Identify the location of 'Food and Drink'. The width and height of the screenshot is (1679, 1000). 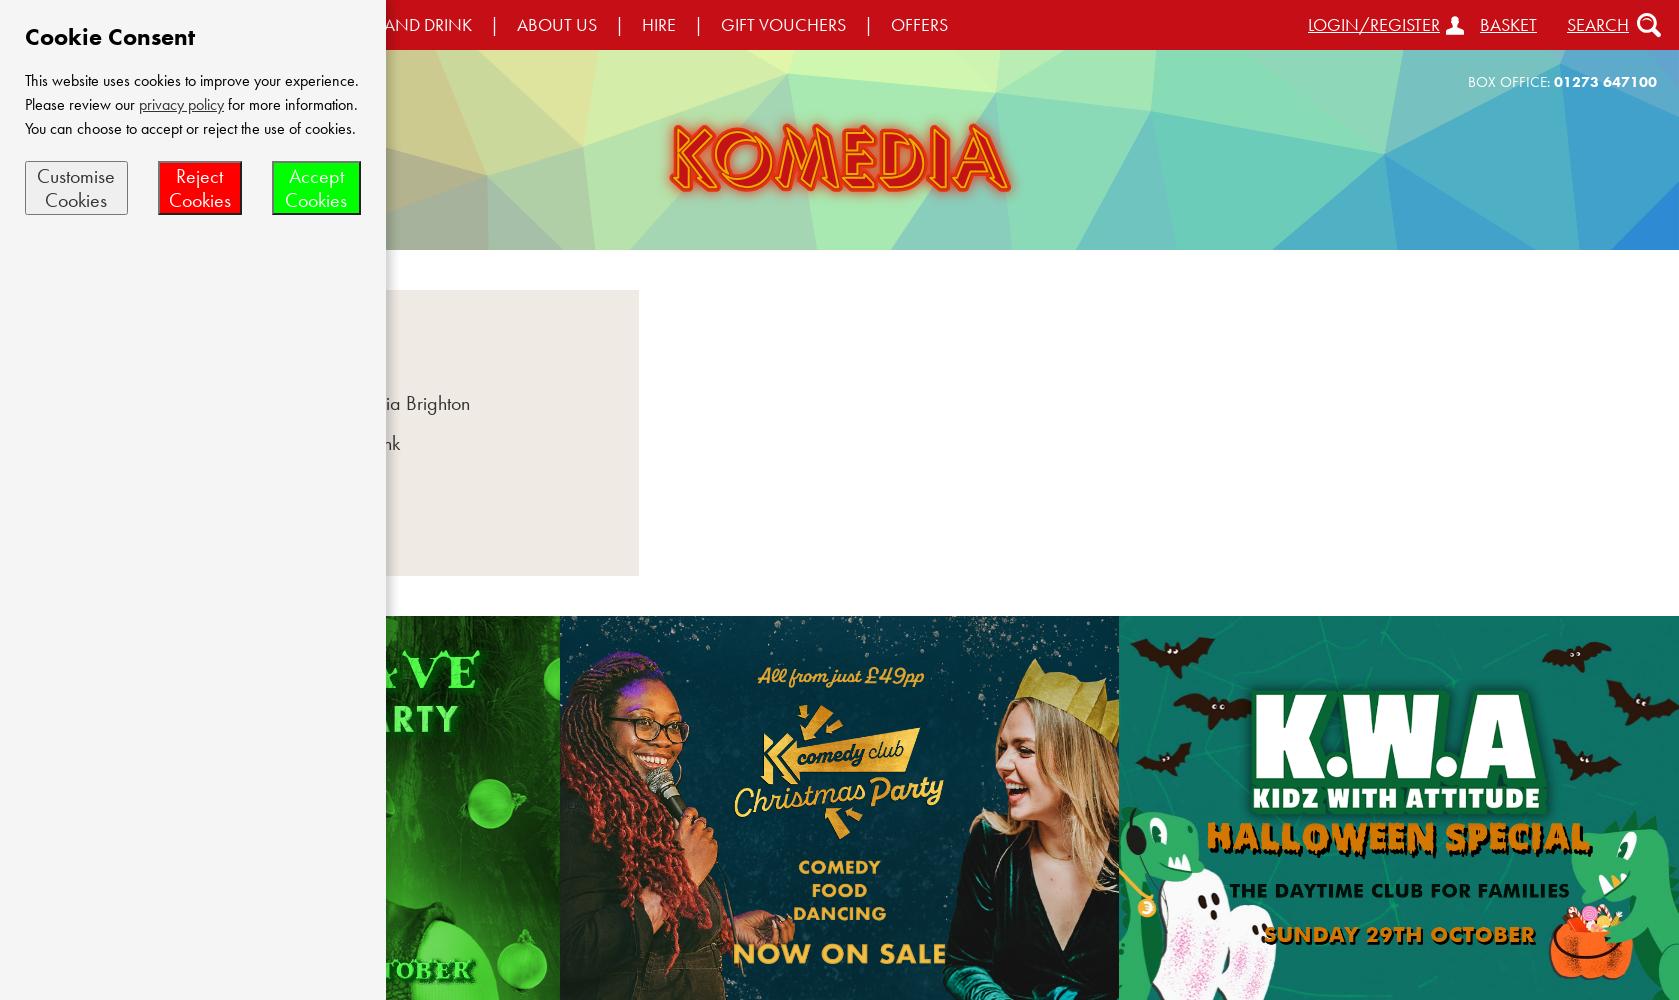
(338, 442).